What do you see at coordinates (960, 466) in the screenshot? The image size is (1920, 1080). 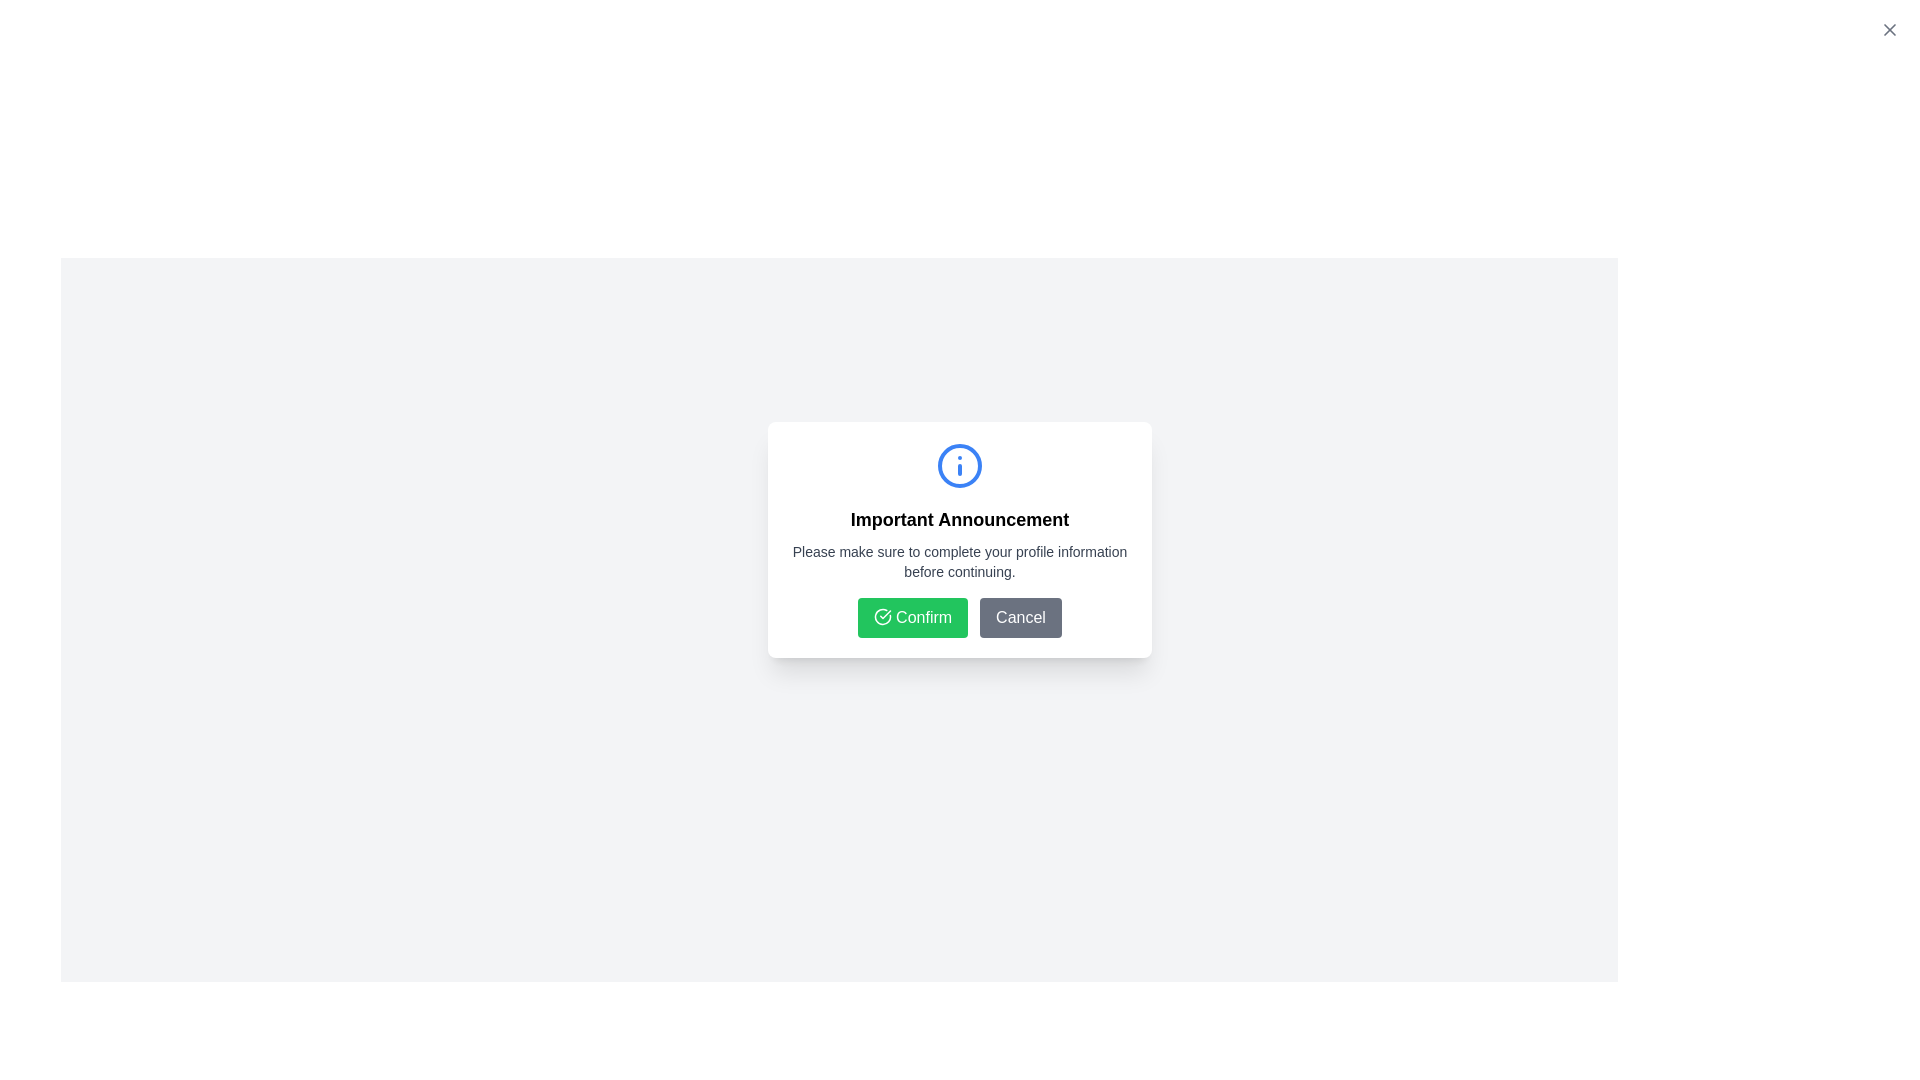 I see `the circular outline of the blue-stroke information icon located at the top-center of the modal dialog` at bounding box center [960, 466].